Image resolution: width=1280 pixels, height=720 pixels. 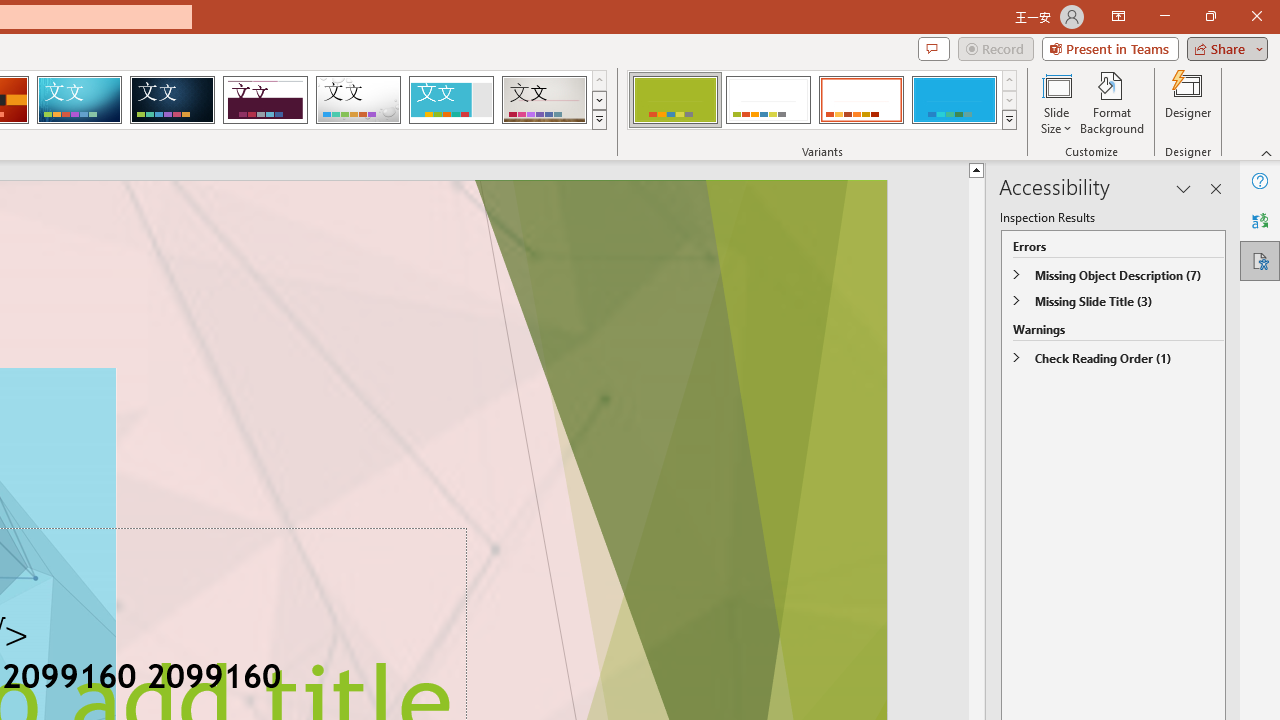 I want to click on 'Circuit', so click(x=79, y=100).